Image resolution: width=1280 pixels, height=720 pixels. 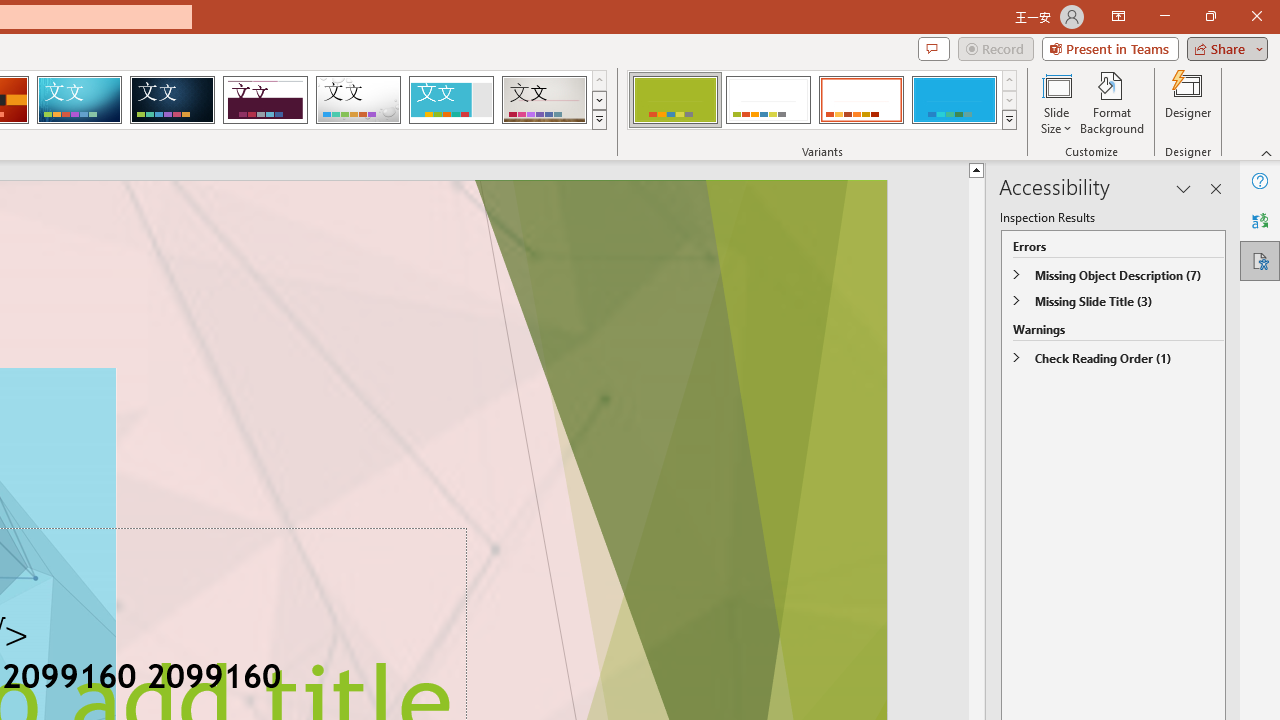 I want to click on 'Circuit', so click(x=79, y=100).